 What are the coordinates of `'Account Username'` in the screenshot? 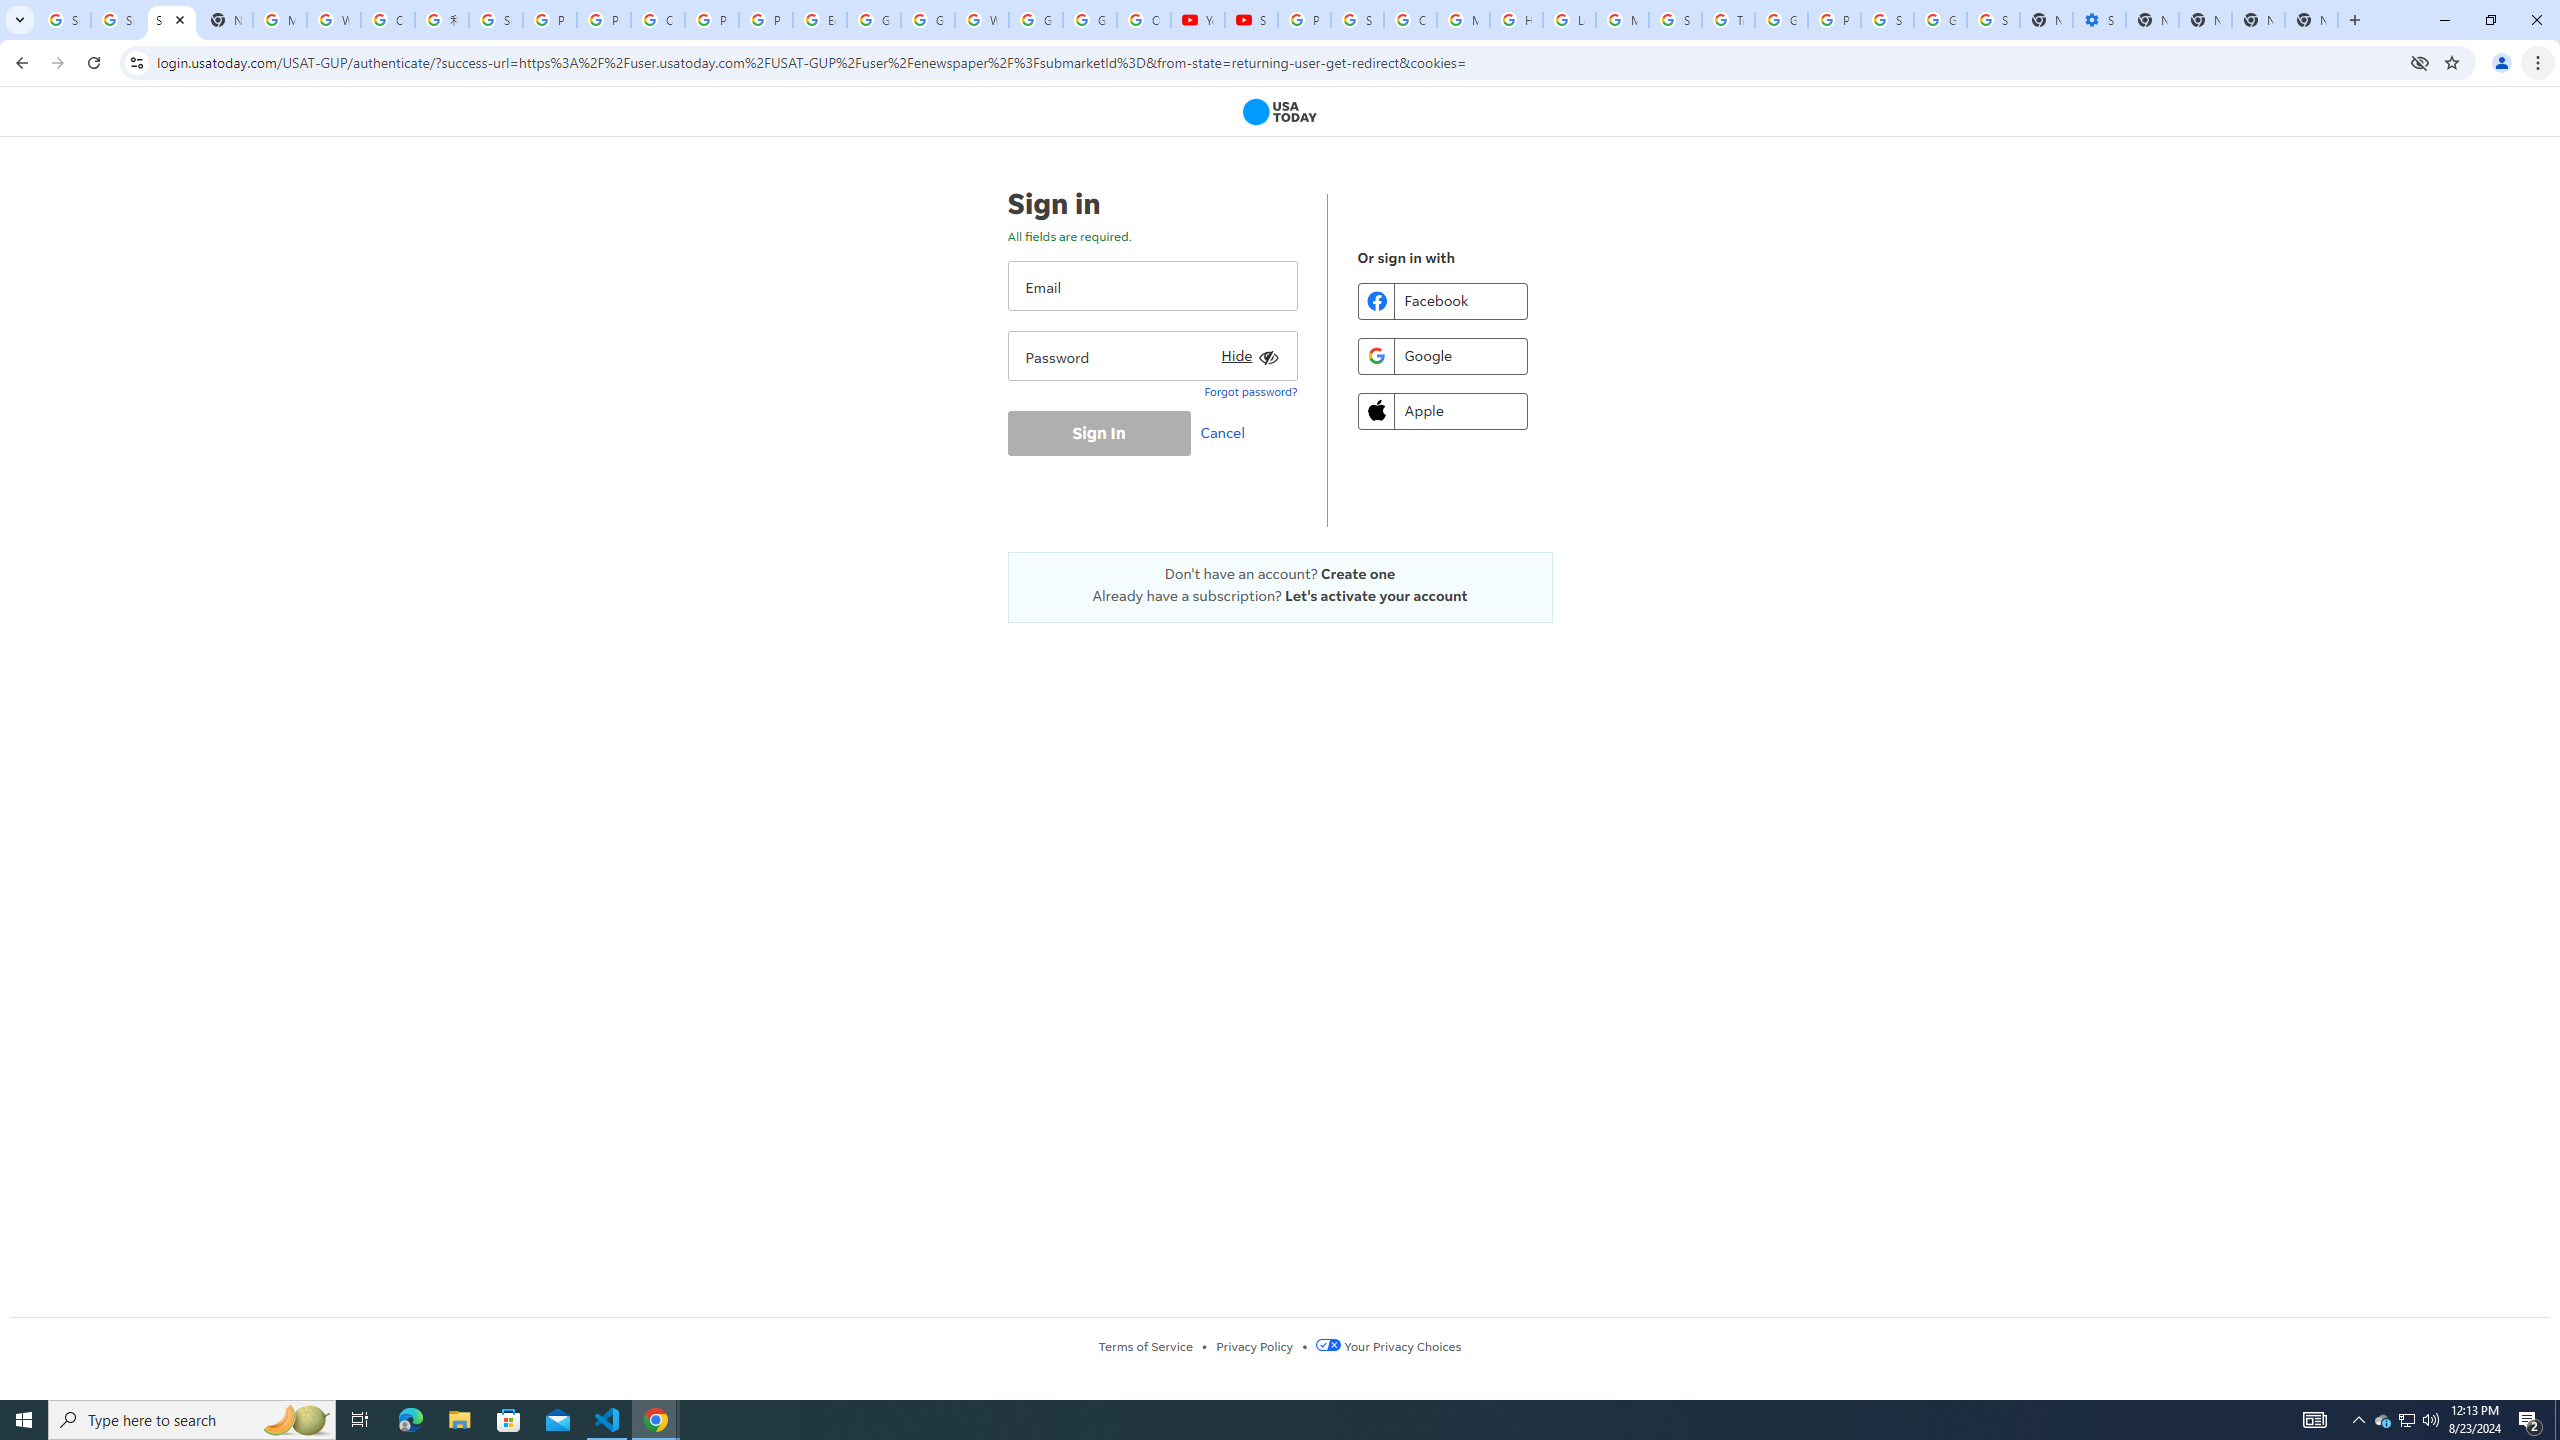 It's located at (1151, 284).